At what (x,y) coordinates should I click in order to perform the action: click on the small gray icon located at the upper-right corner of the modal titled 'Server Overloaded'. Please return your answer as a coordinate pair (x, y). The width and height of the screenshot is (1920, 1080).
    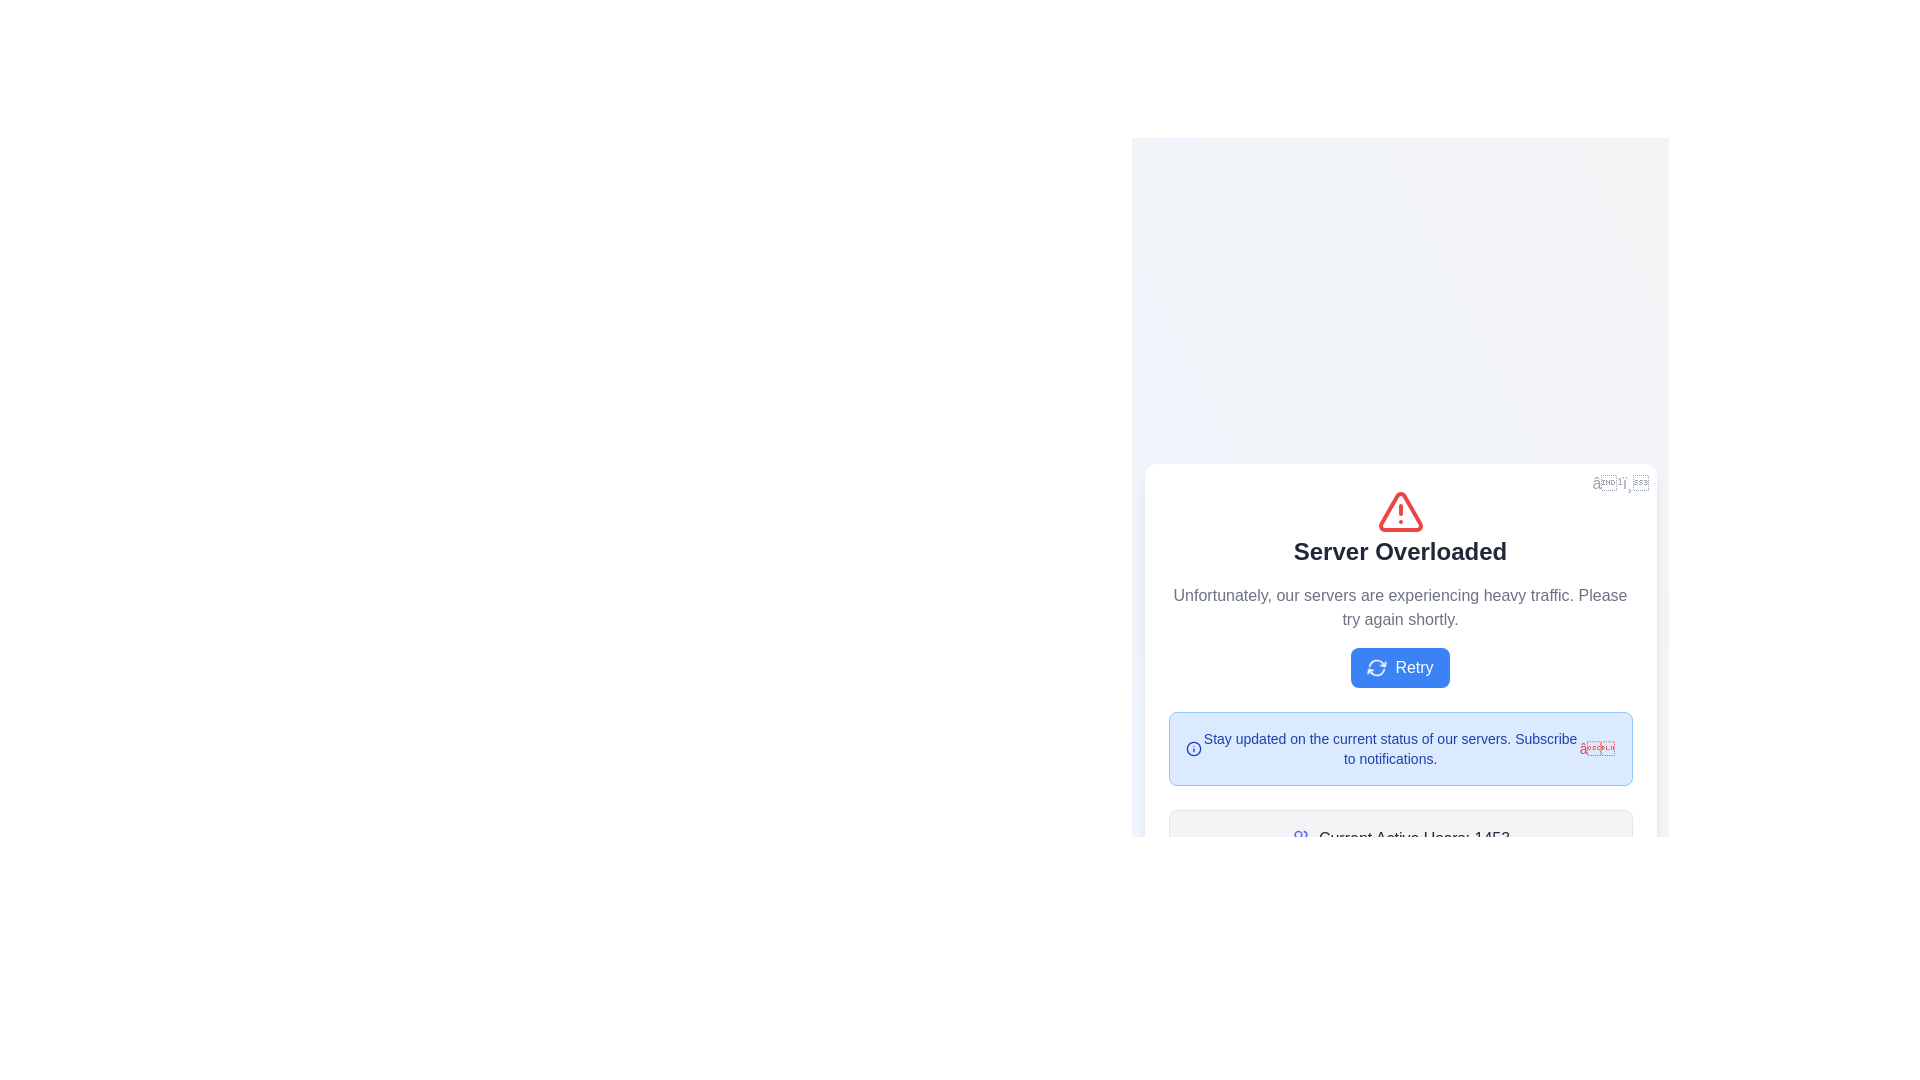
    Looking at the image, I should click on (1620, 483).